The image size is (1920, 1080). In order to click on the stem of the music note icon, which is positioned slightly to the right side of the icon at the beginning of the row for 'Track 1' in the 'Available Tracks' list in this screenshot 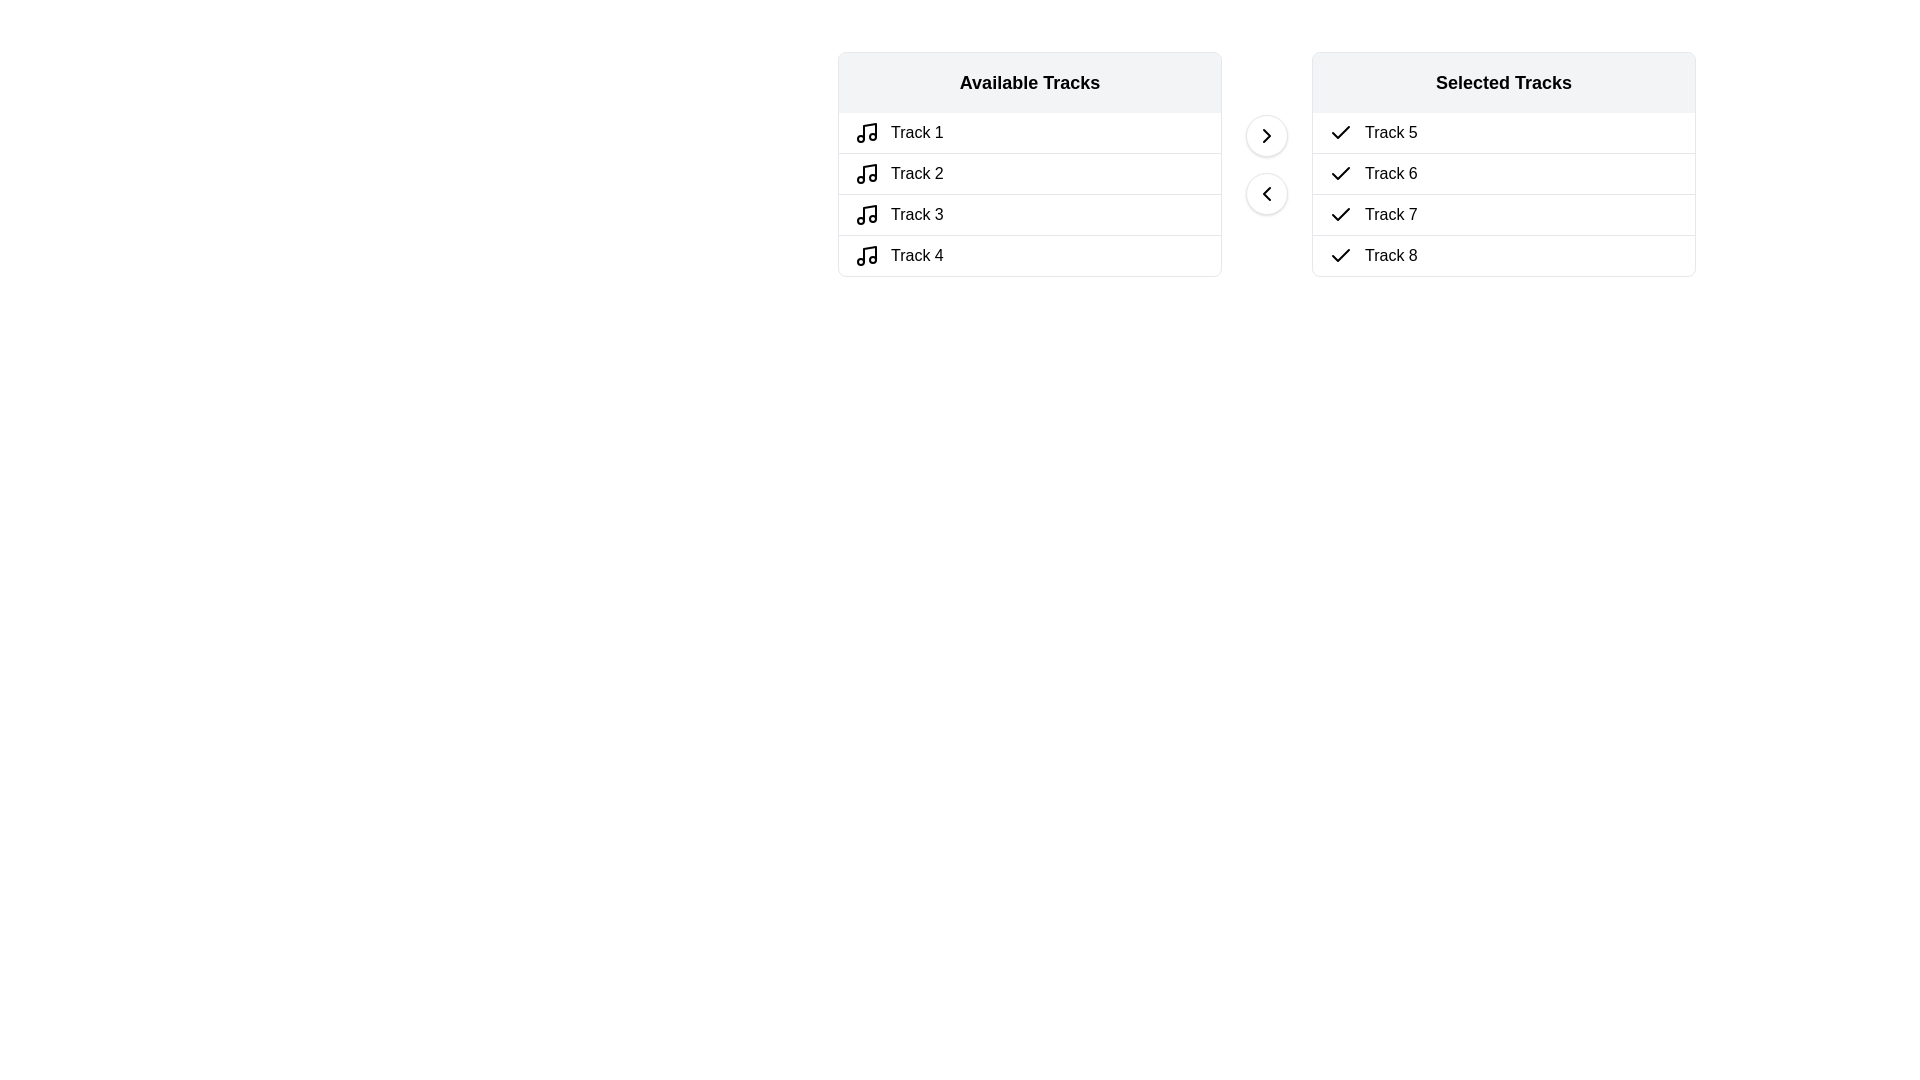, I will do `click(869, 131)`.